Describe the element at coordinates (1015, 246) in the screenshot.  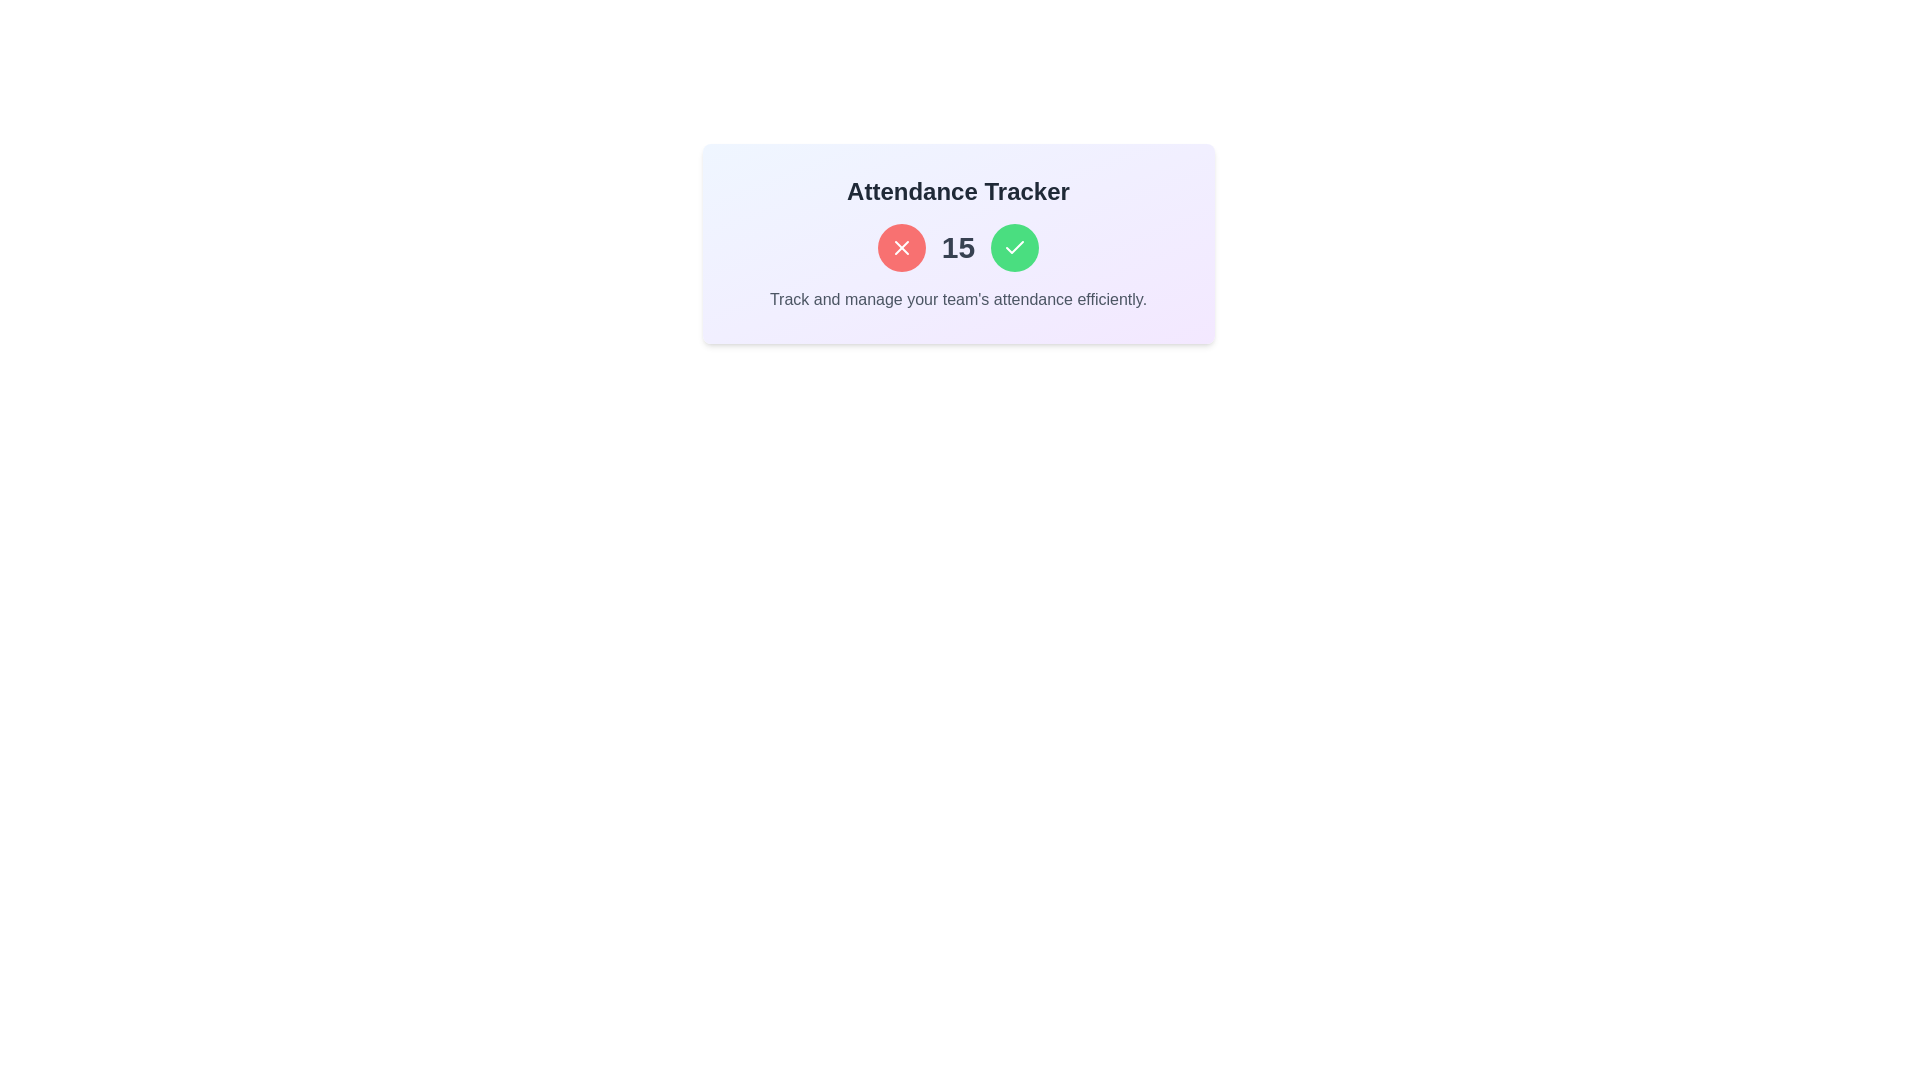
I see `visually recognizable green checkmark symbol located within a circle, positioned on the right side of a horizontal group of indicators, to analyze its graphical attributes` at that location.